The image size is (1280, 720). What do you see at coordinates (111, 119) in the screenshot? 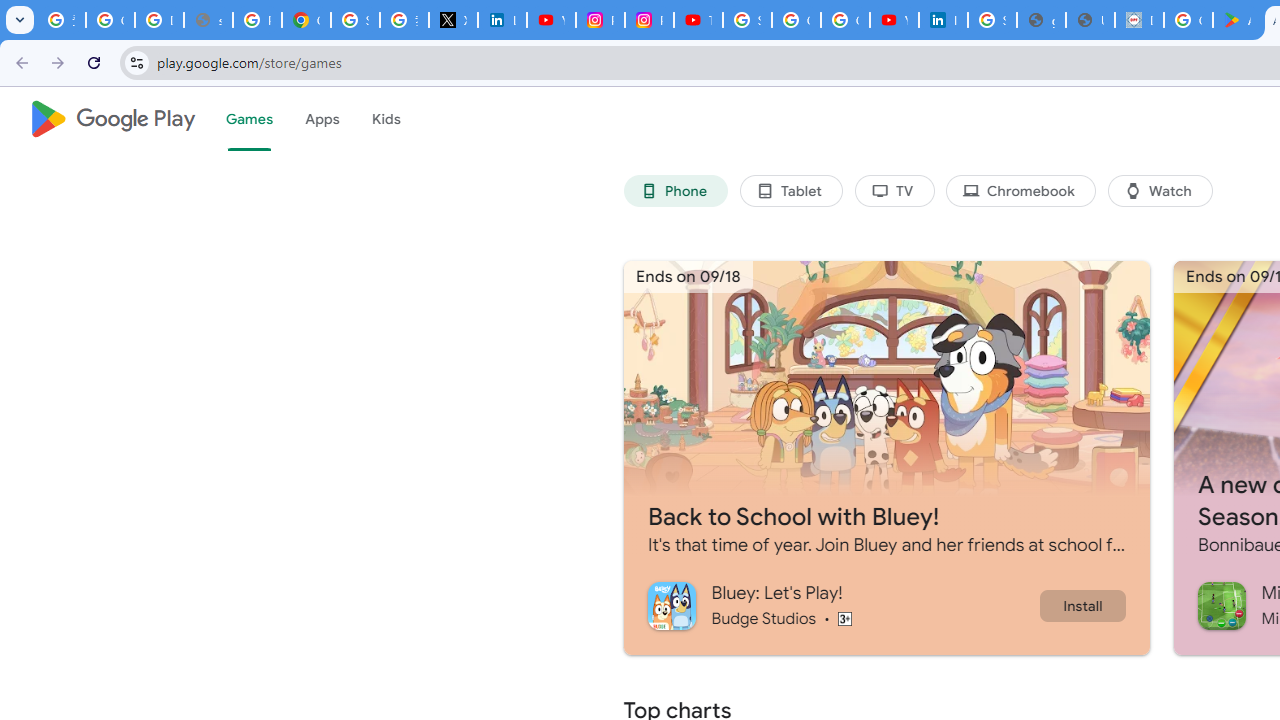
I see `'Google Play logo'` at bounding box center [111, 119].